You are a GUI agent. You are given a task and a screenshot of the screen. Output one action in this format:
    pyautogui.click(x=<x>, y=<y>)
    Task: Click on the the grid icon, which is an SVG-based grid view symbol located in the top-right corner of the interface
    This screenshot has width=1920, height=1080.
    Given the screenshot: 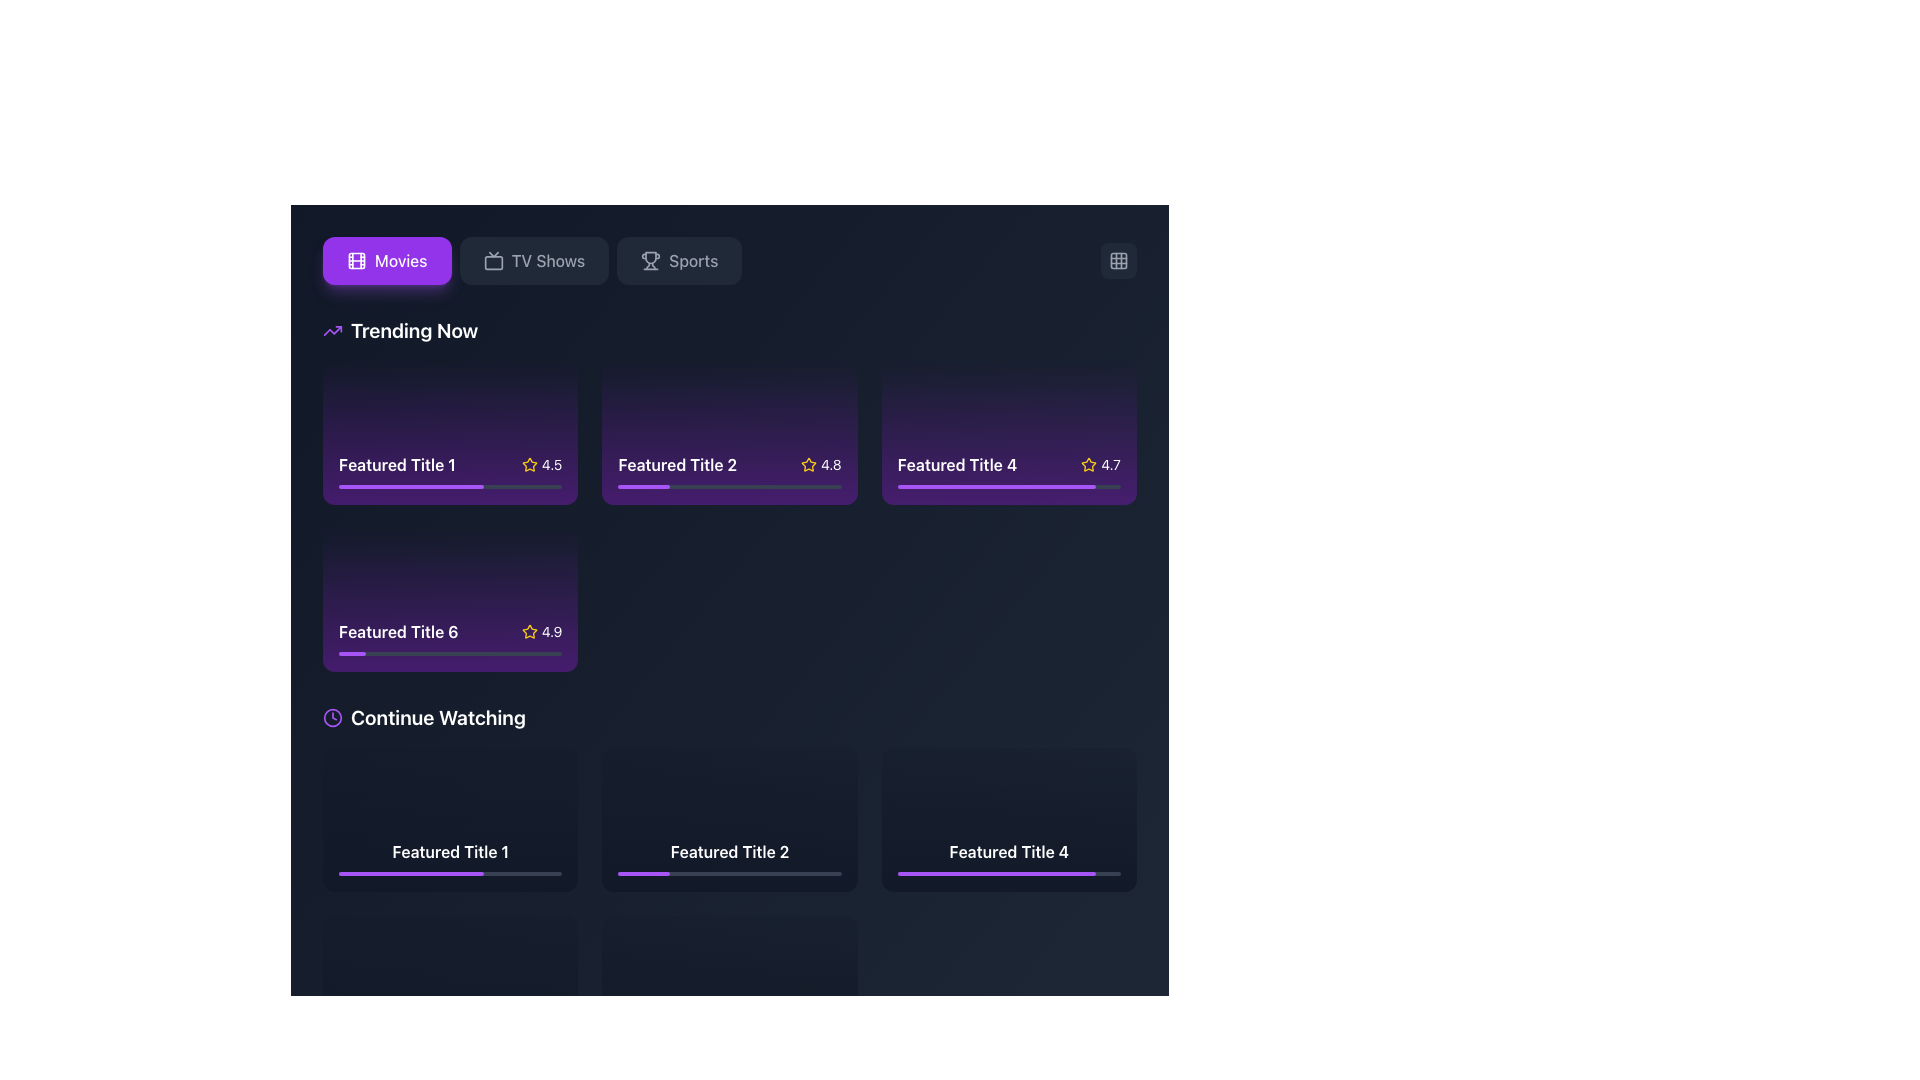 What is the action you would take?
    pyautogui.click(x=1117, y=260)
    